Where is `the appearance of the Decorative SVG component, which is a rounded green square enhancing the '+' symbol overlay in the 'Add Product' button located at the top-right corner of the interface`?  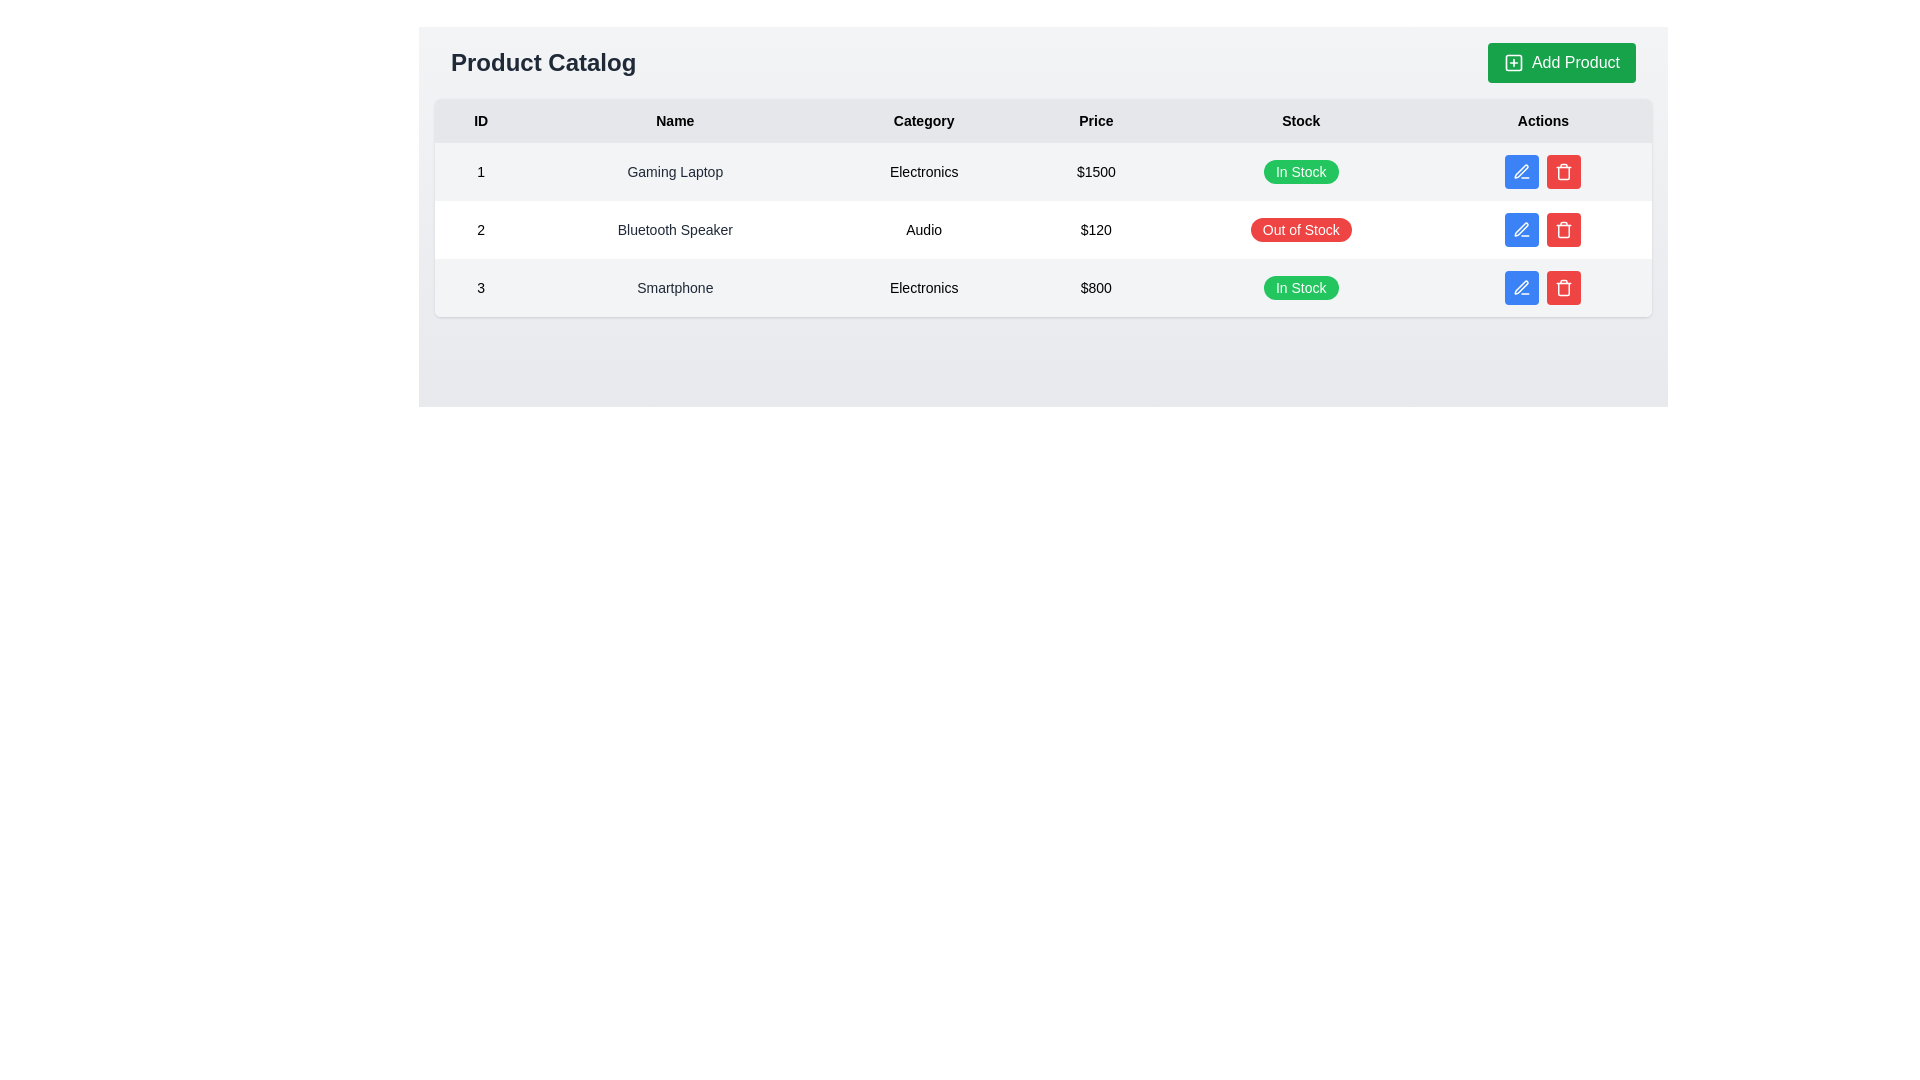
the appearance of the Decorative SVG component, which is a rounded green square enhancing the '+' symbol overlay in the 'Add Product' button located at the top-right corner of the interface is located at coordinates (1513, 61).